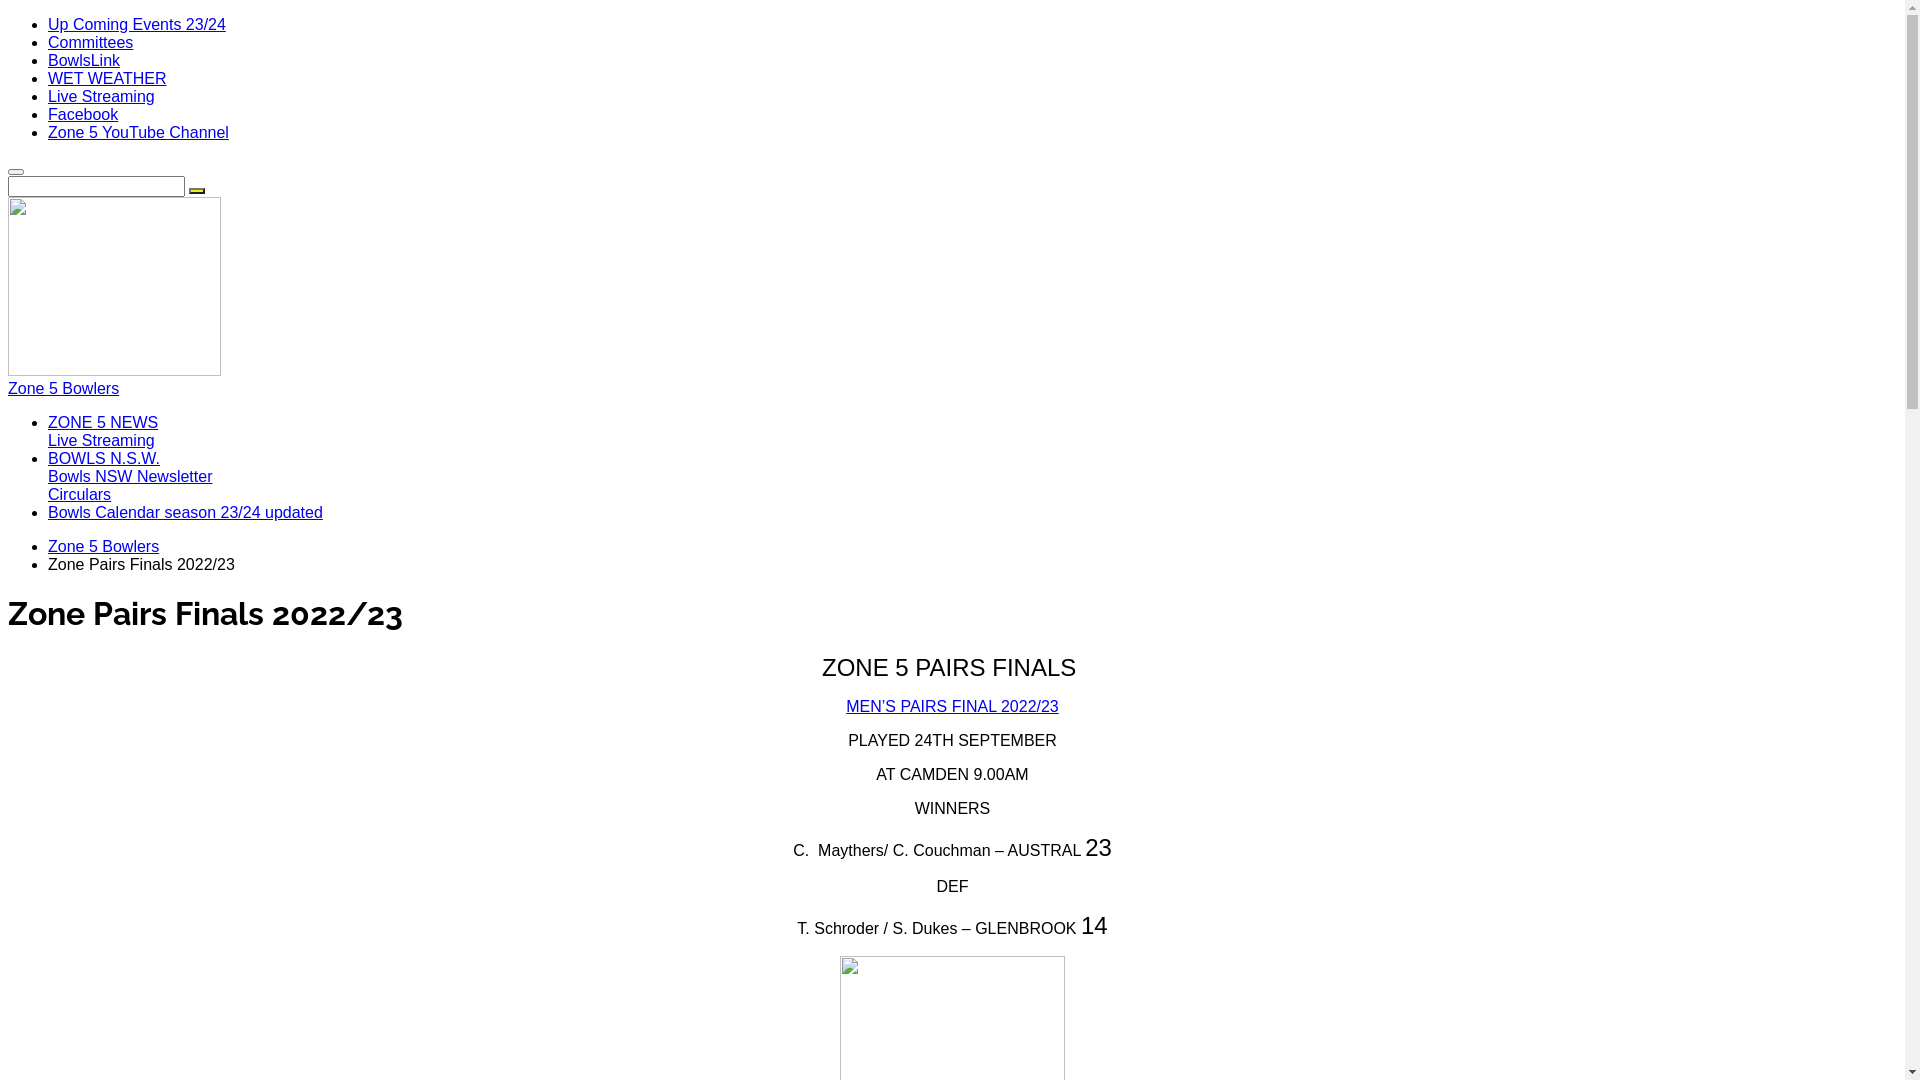 The height and width of the screenshot is (1080, 1920). Describe the element at coordinates (951, 297) in the screenshot. I see `'Zone 5 Bowlers'` at that location.